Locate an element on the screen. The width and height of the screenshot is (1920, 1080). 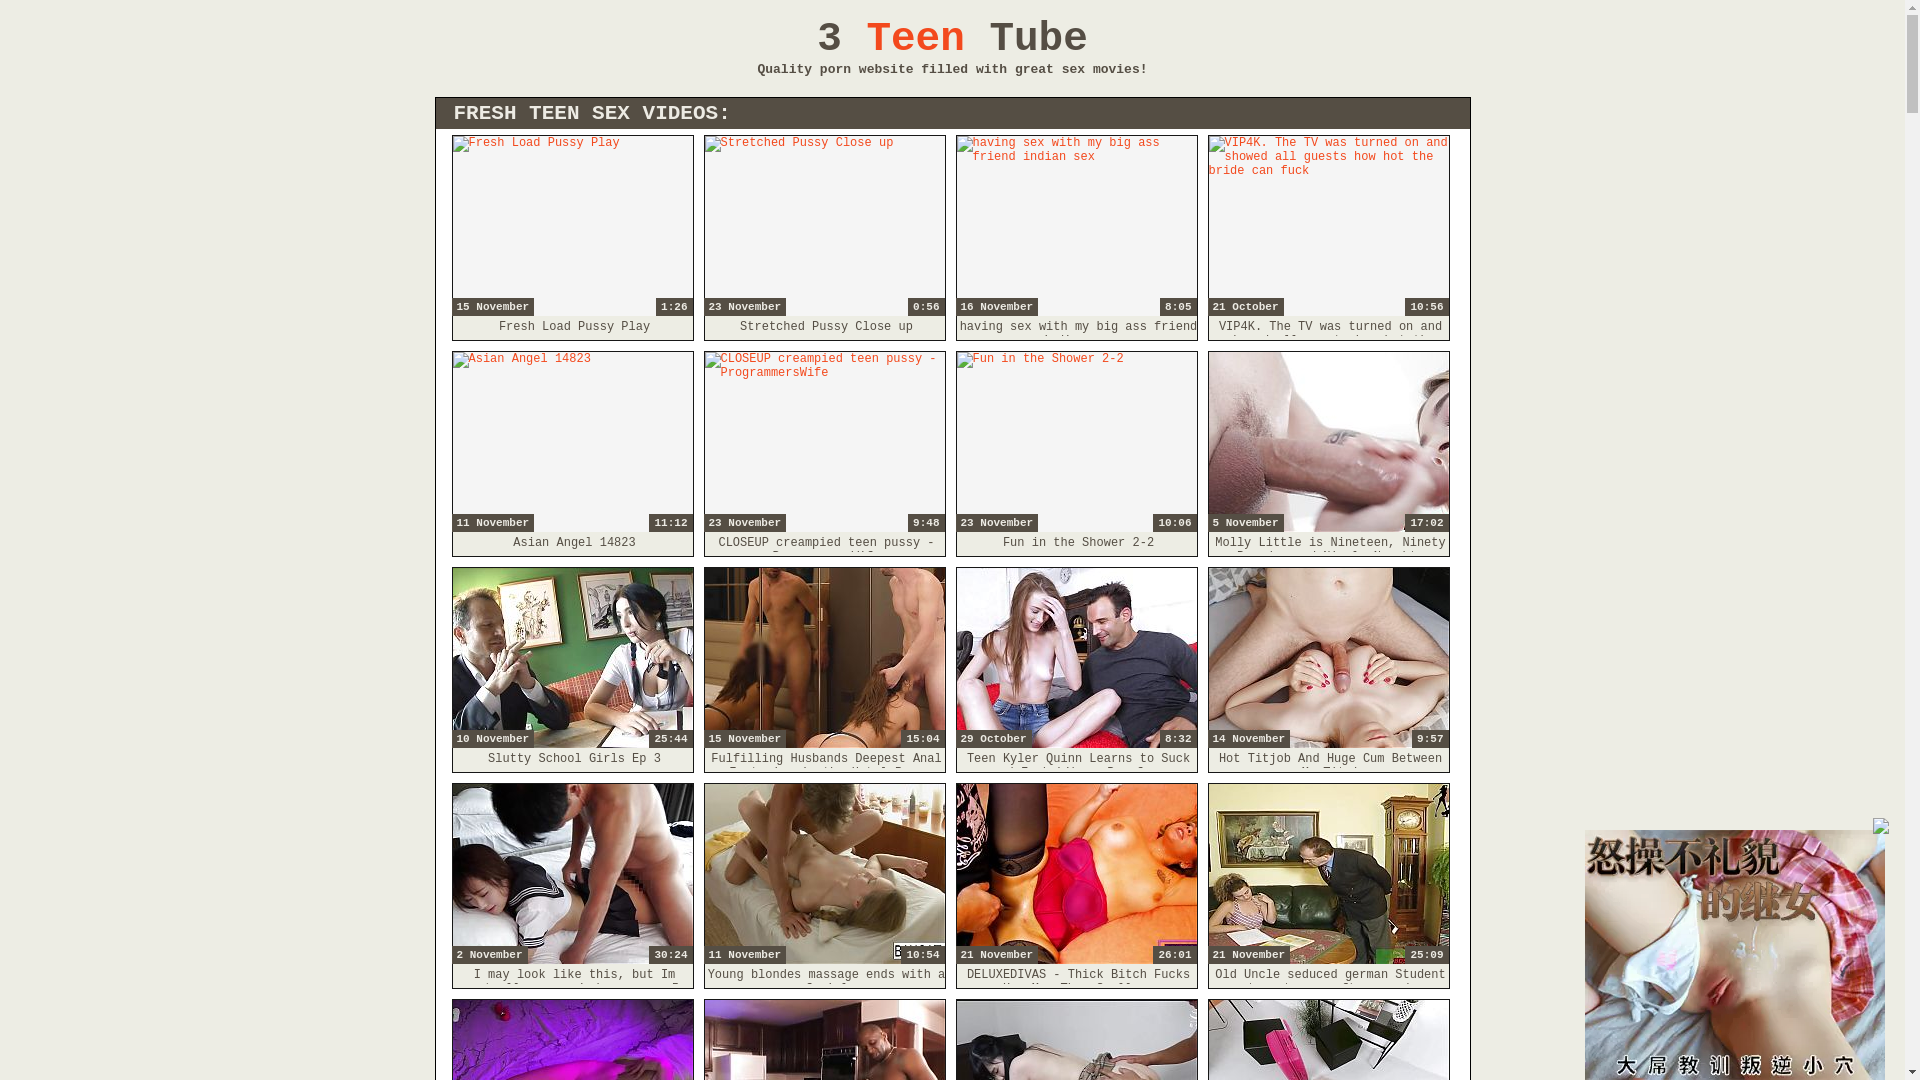
'3 Teen Tube' is located at coordinates (951, 38).